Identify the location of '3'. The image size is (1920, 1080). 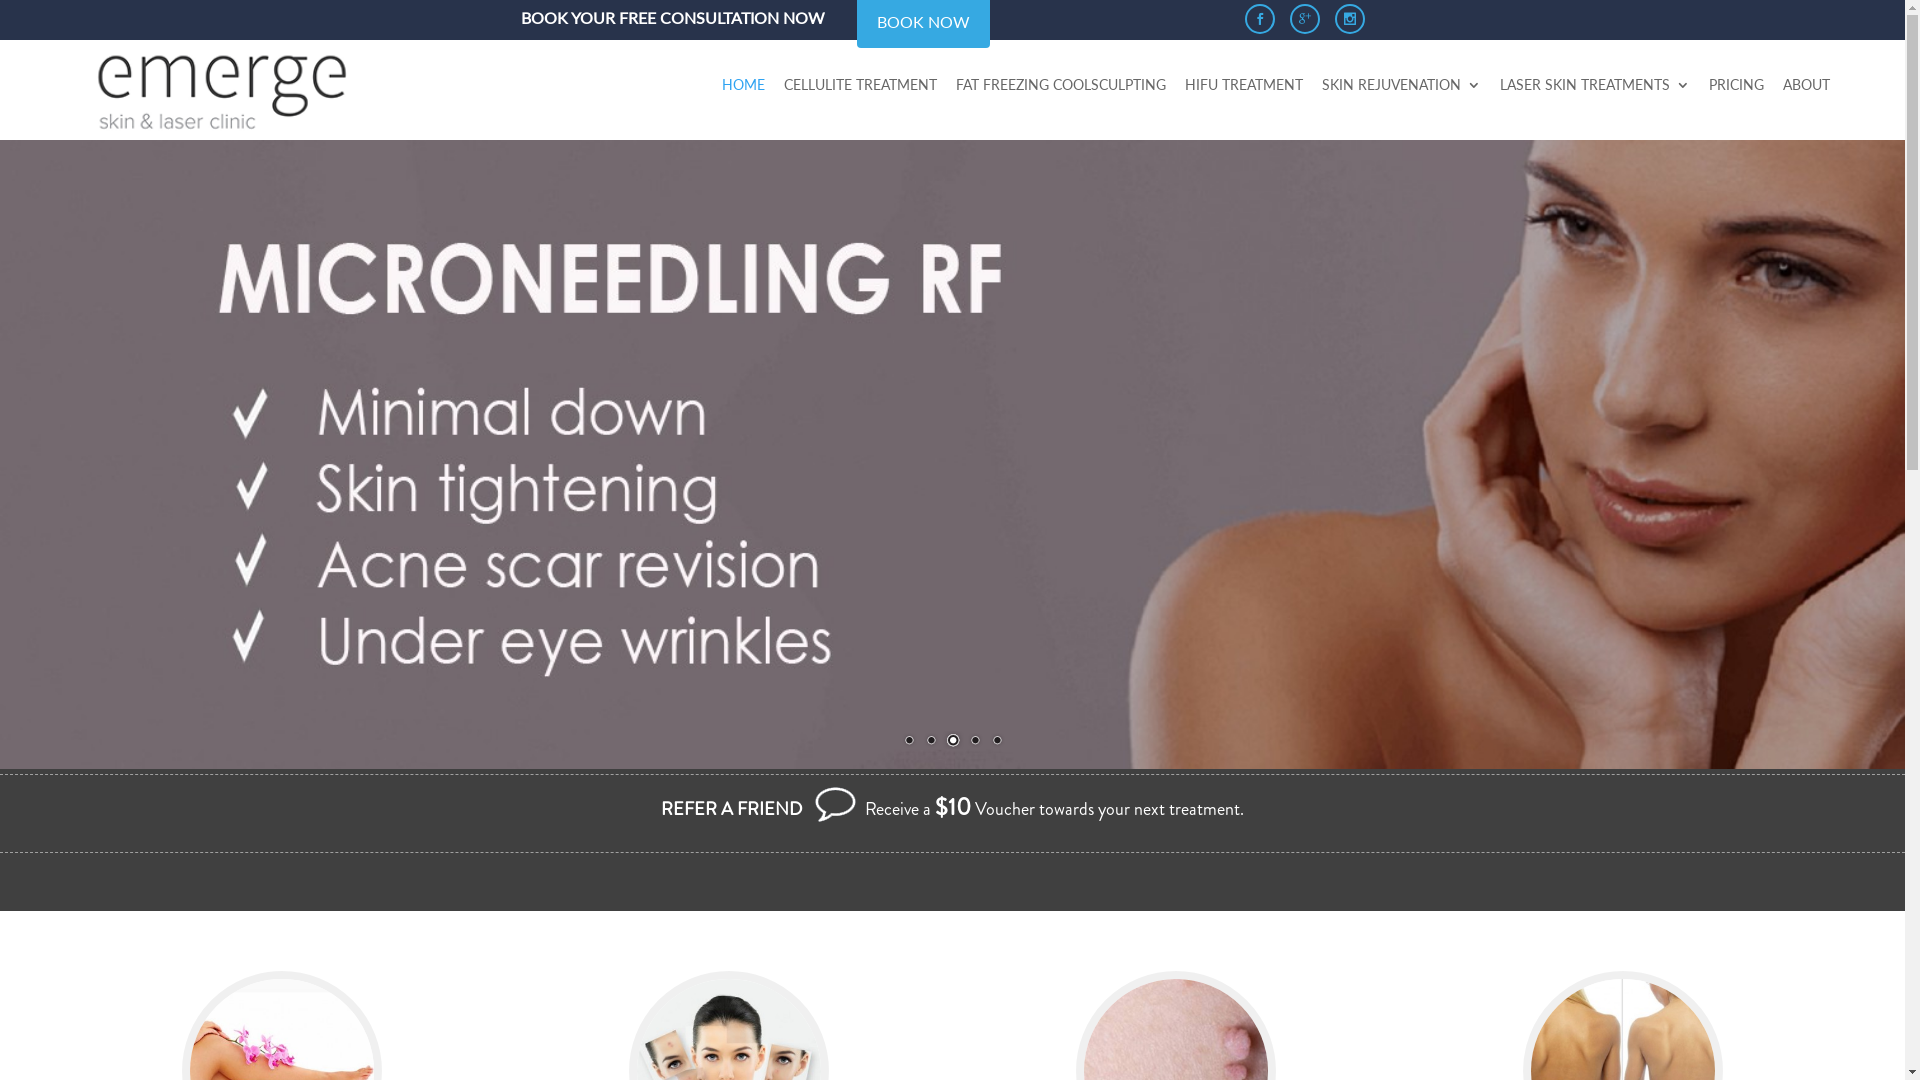
(952, 741).